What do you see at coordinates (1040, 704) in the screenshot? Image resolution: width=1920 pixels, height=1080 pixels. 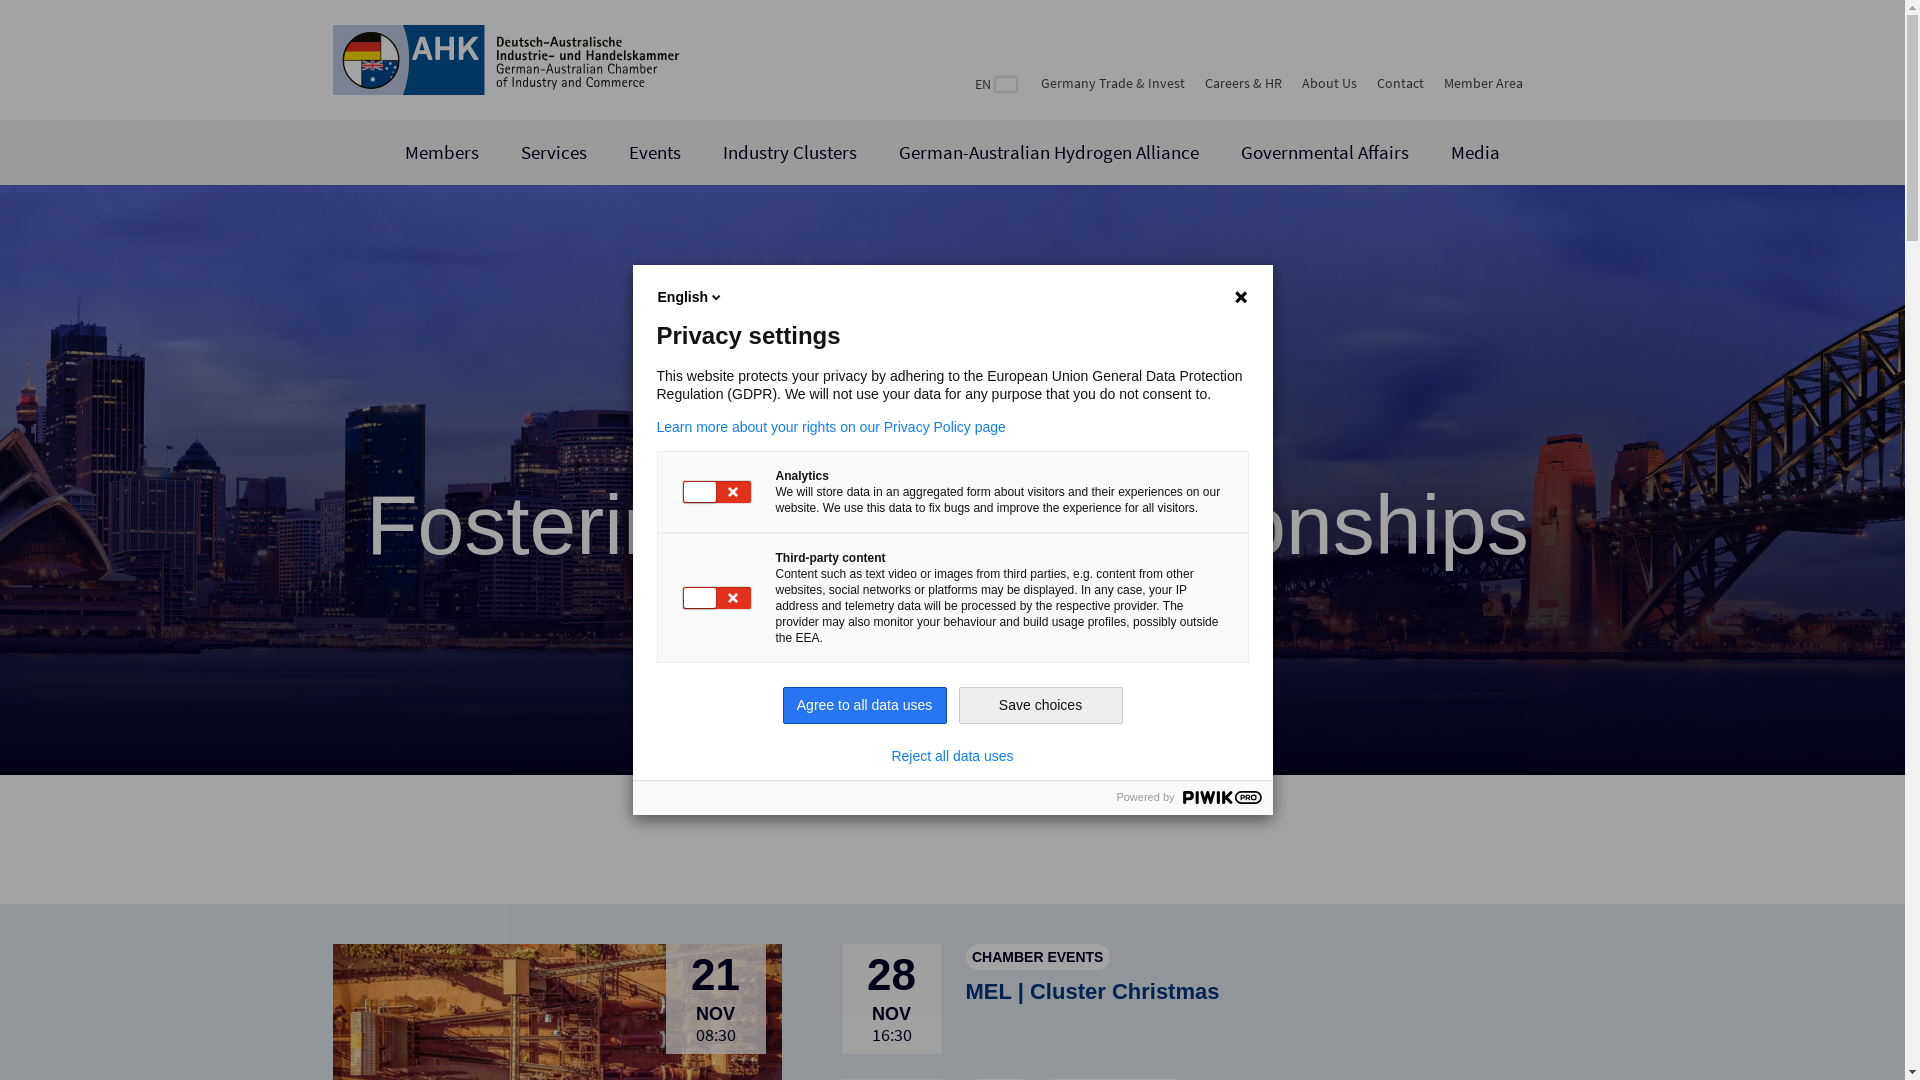 I see `'Save choices'` at bounding box center [1040, 704].